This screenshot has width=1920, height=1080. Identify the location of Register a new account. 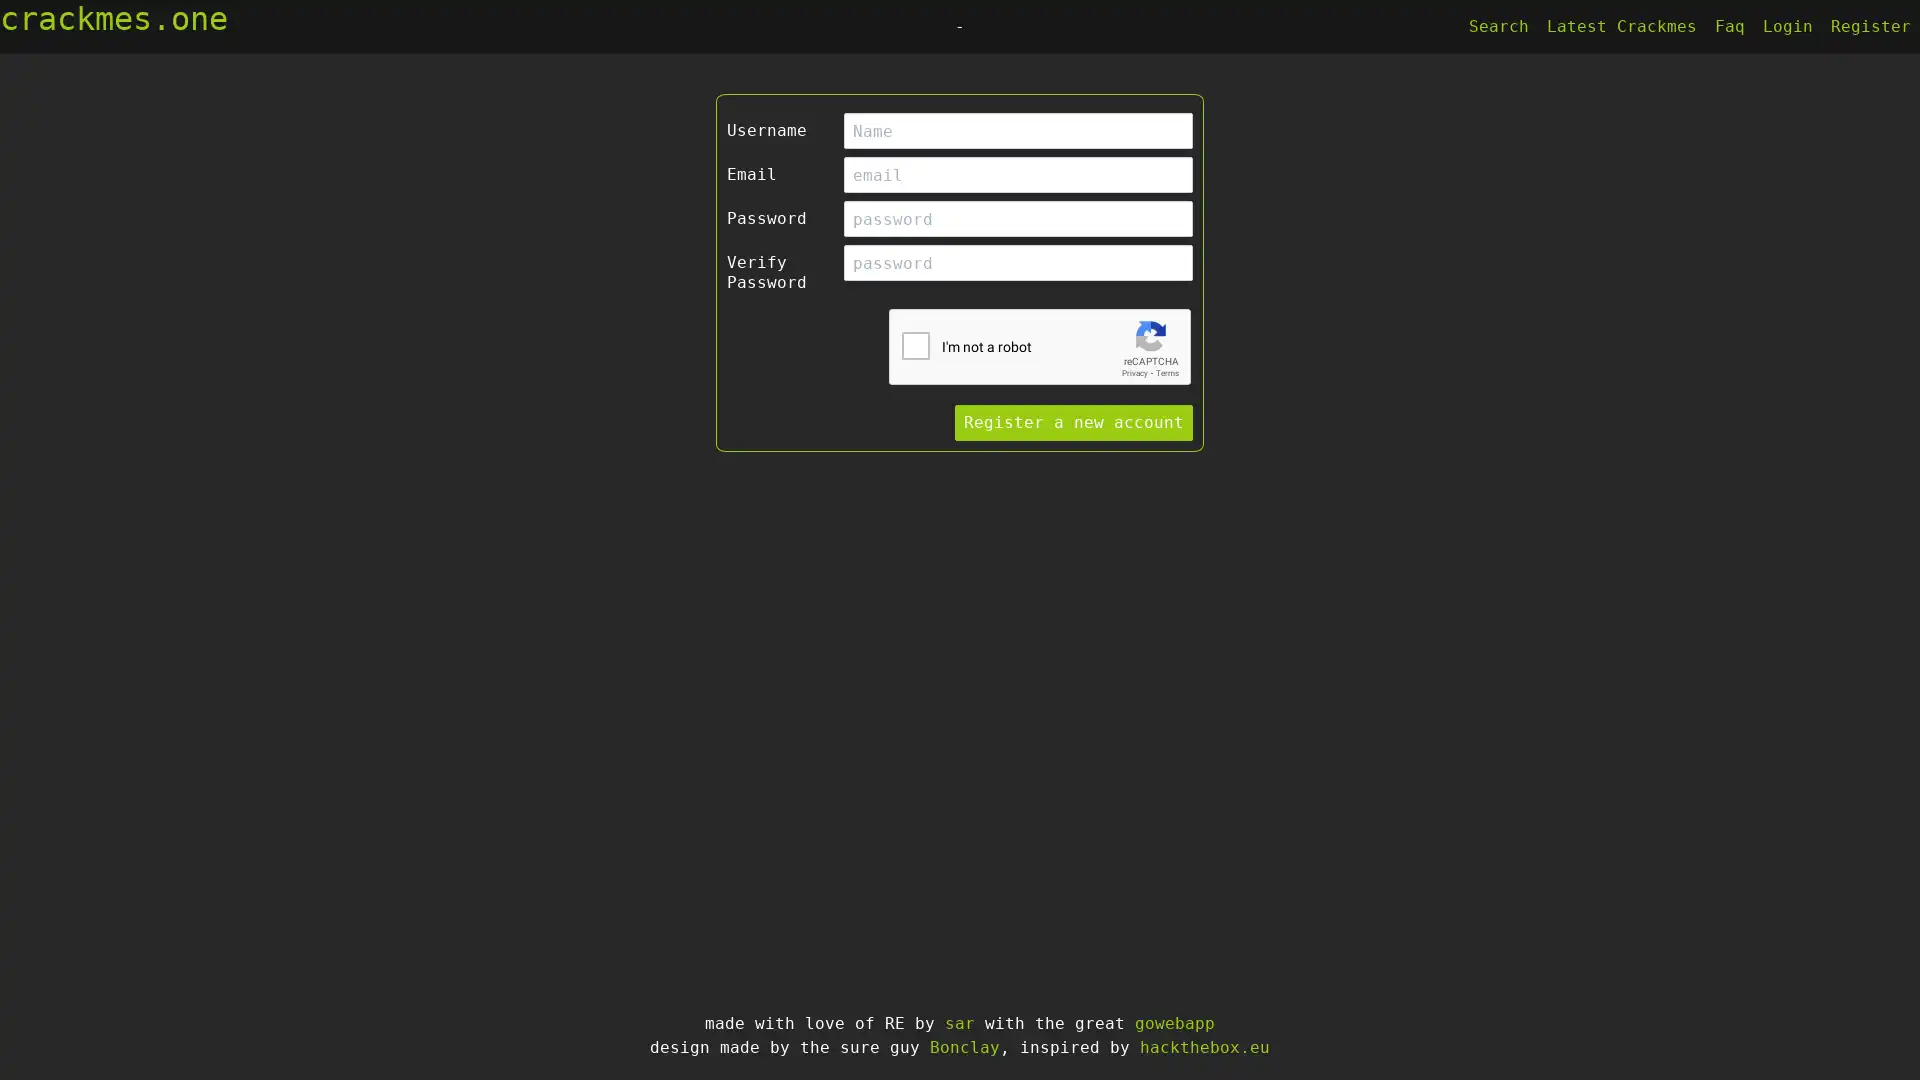
(1073, 422).